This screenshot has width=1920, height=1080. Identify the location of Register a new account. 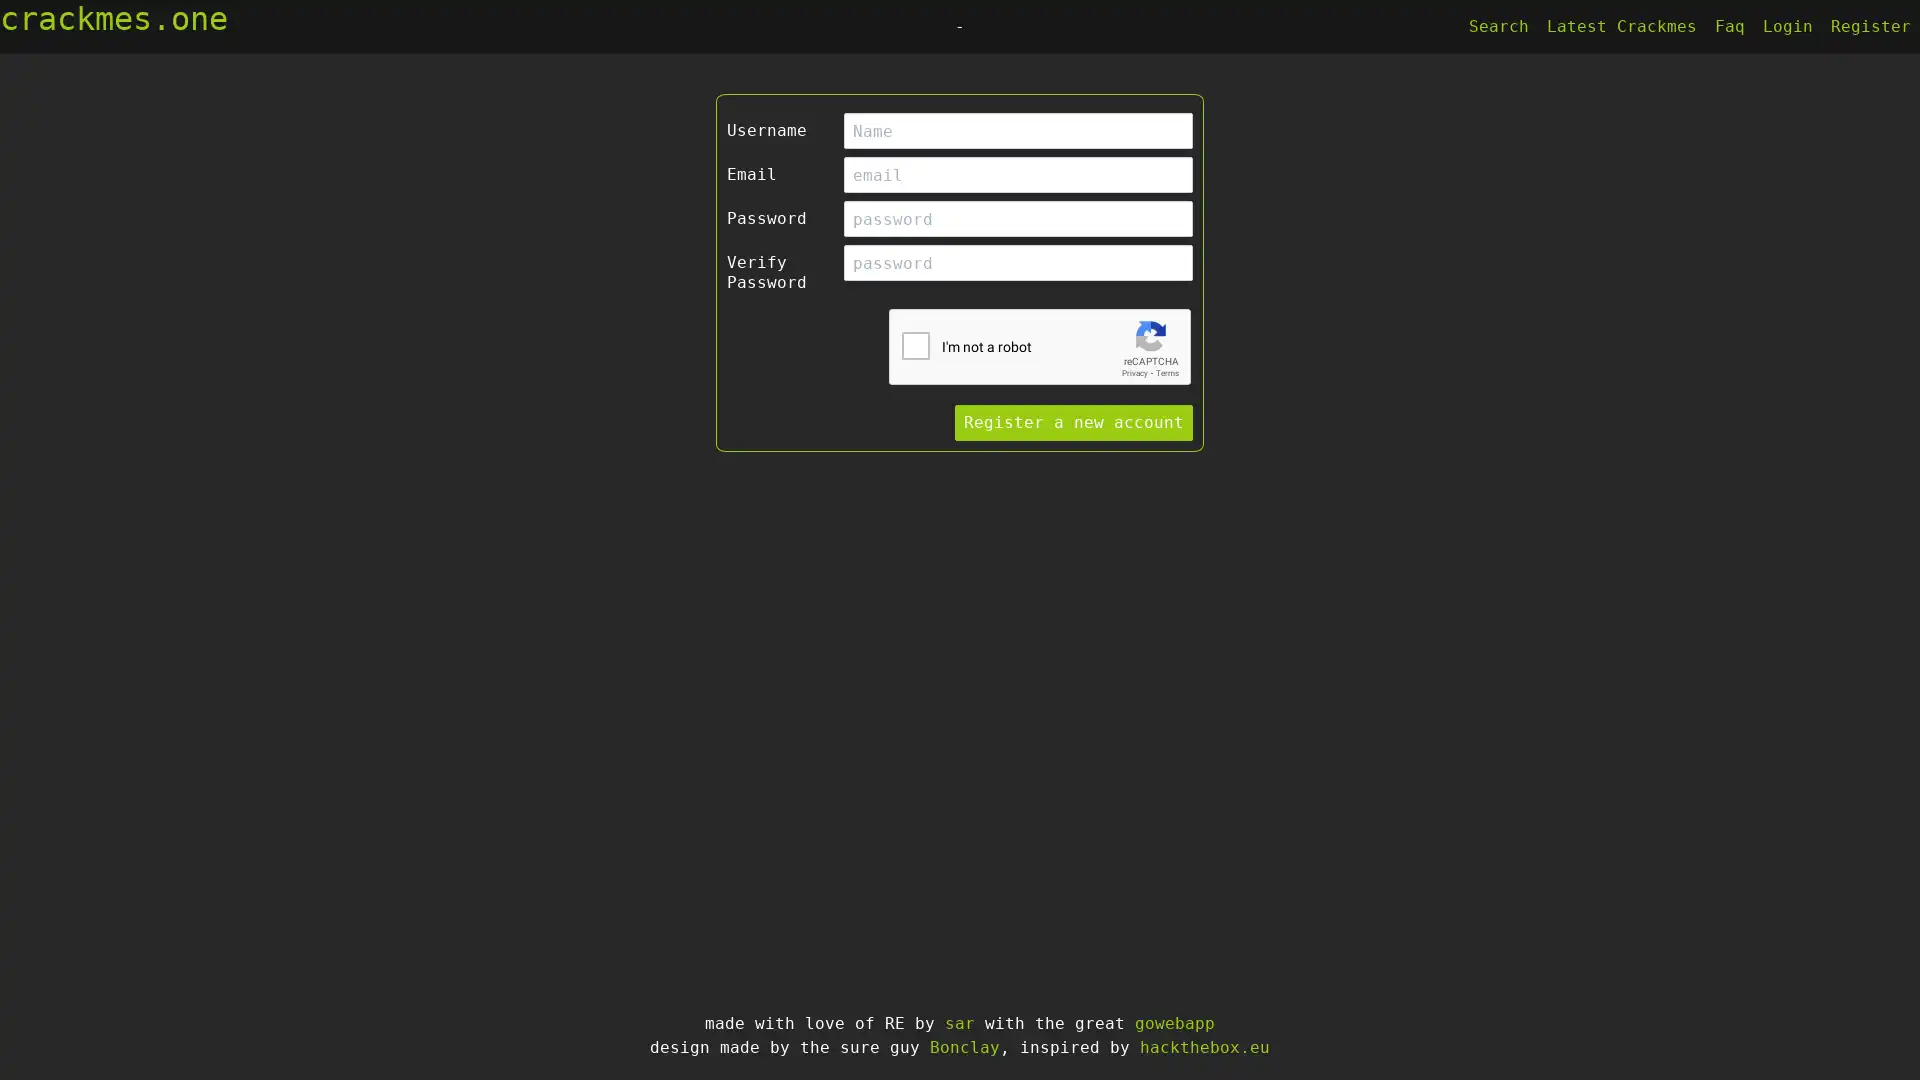
(1073, 422).